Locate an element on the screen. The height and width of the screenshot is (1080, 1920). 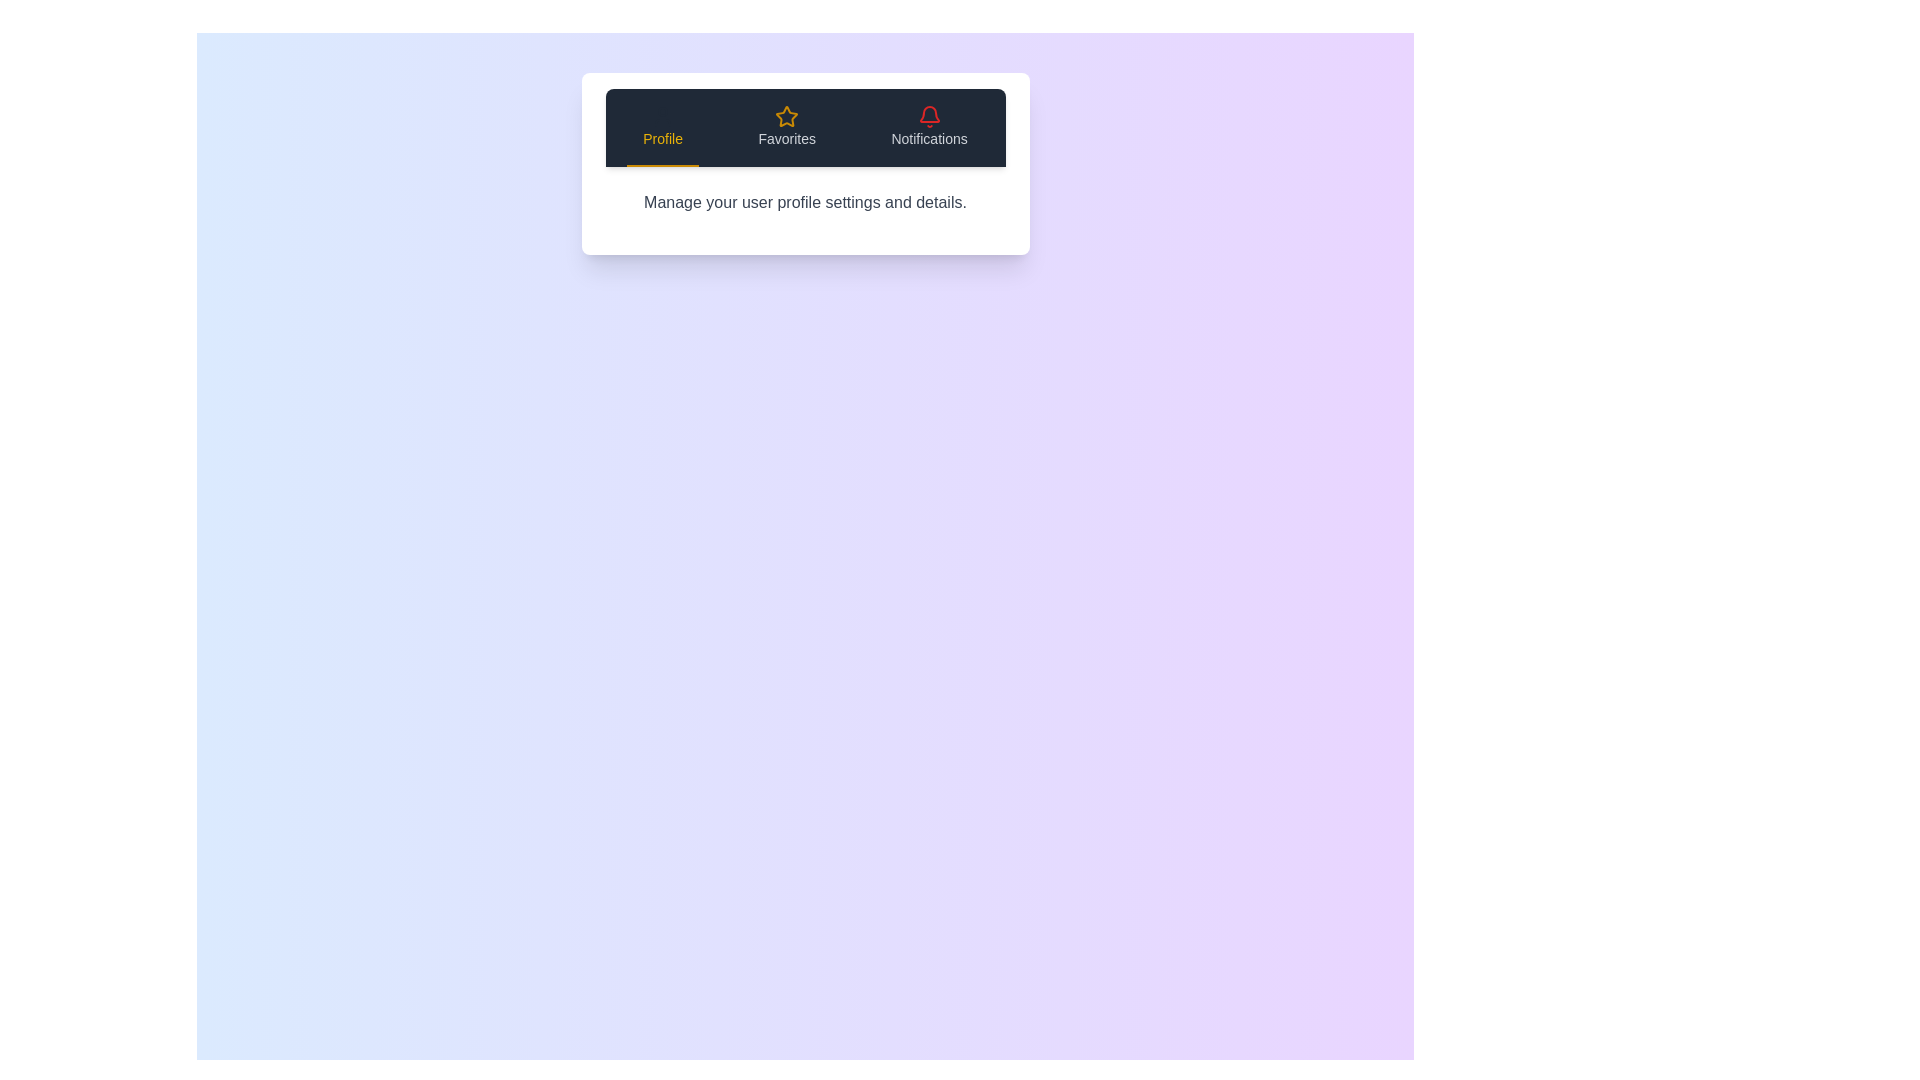
the Notifications tab by clicking on its button is located at coordinates (928, 127).